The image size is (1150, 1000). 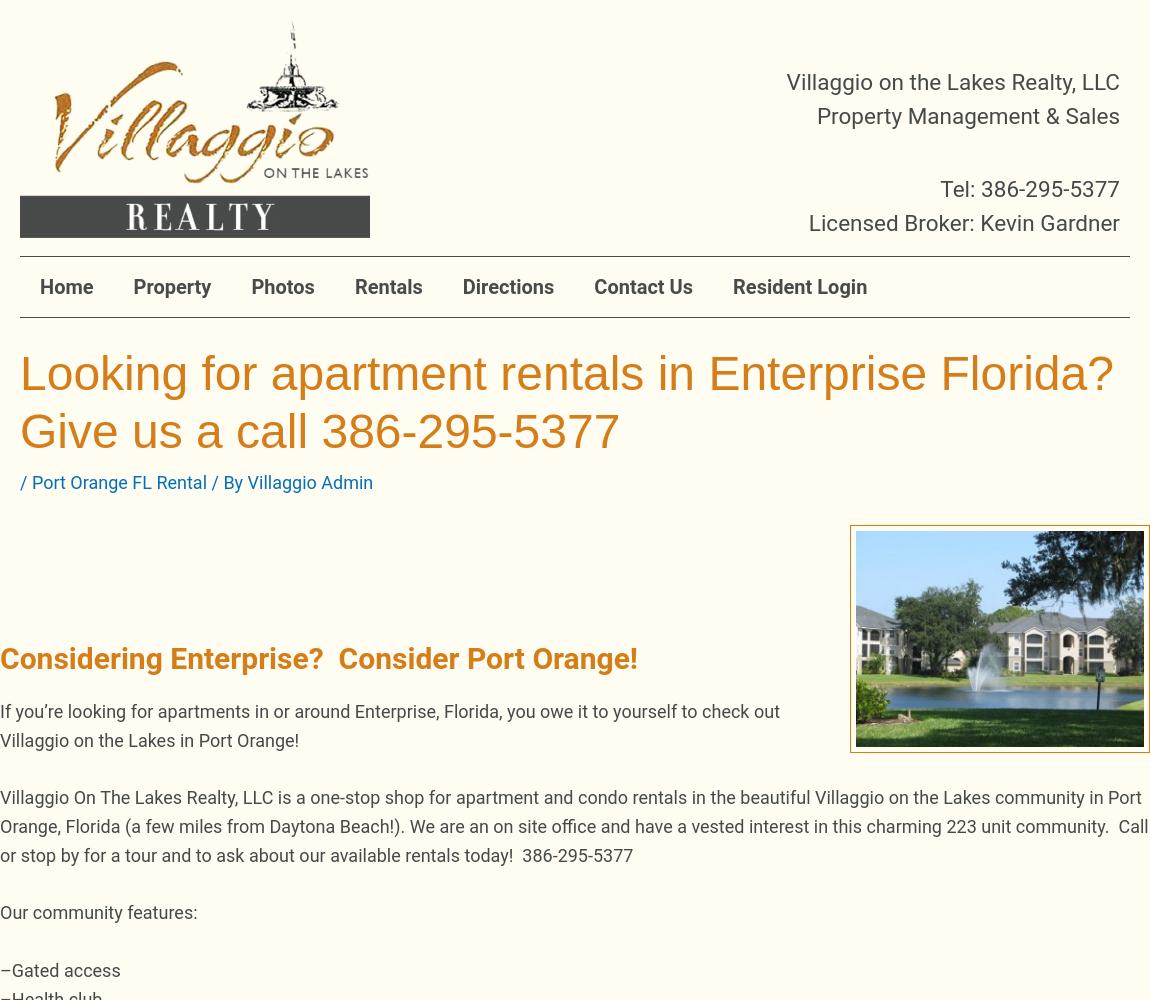 What do you see at coordinates (171, 287) in the screenshot?
I see `'Property'` at bounding box center [171, 287].